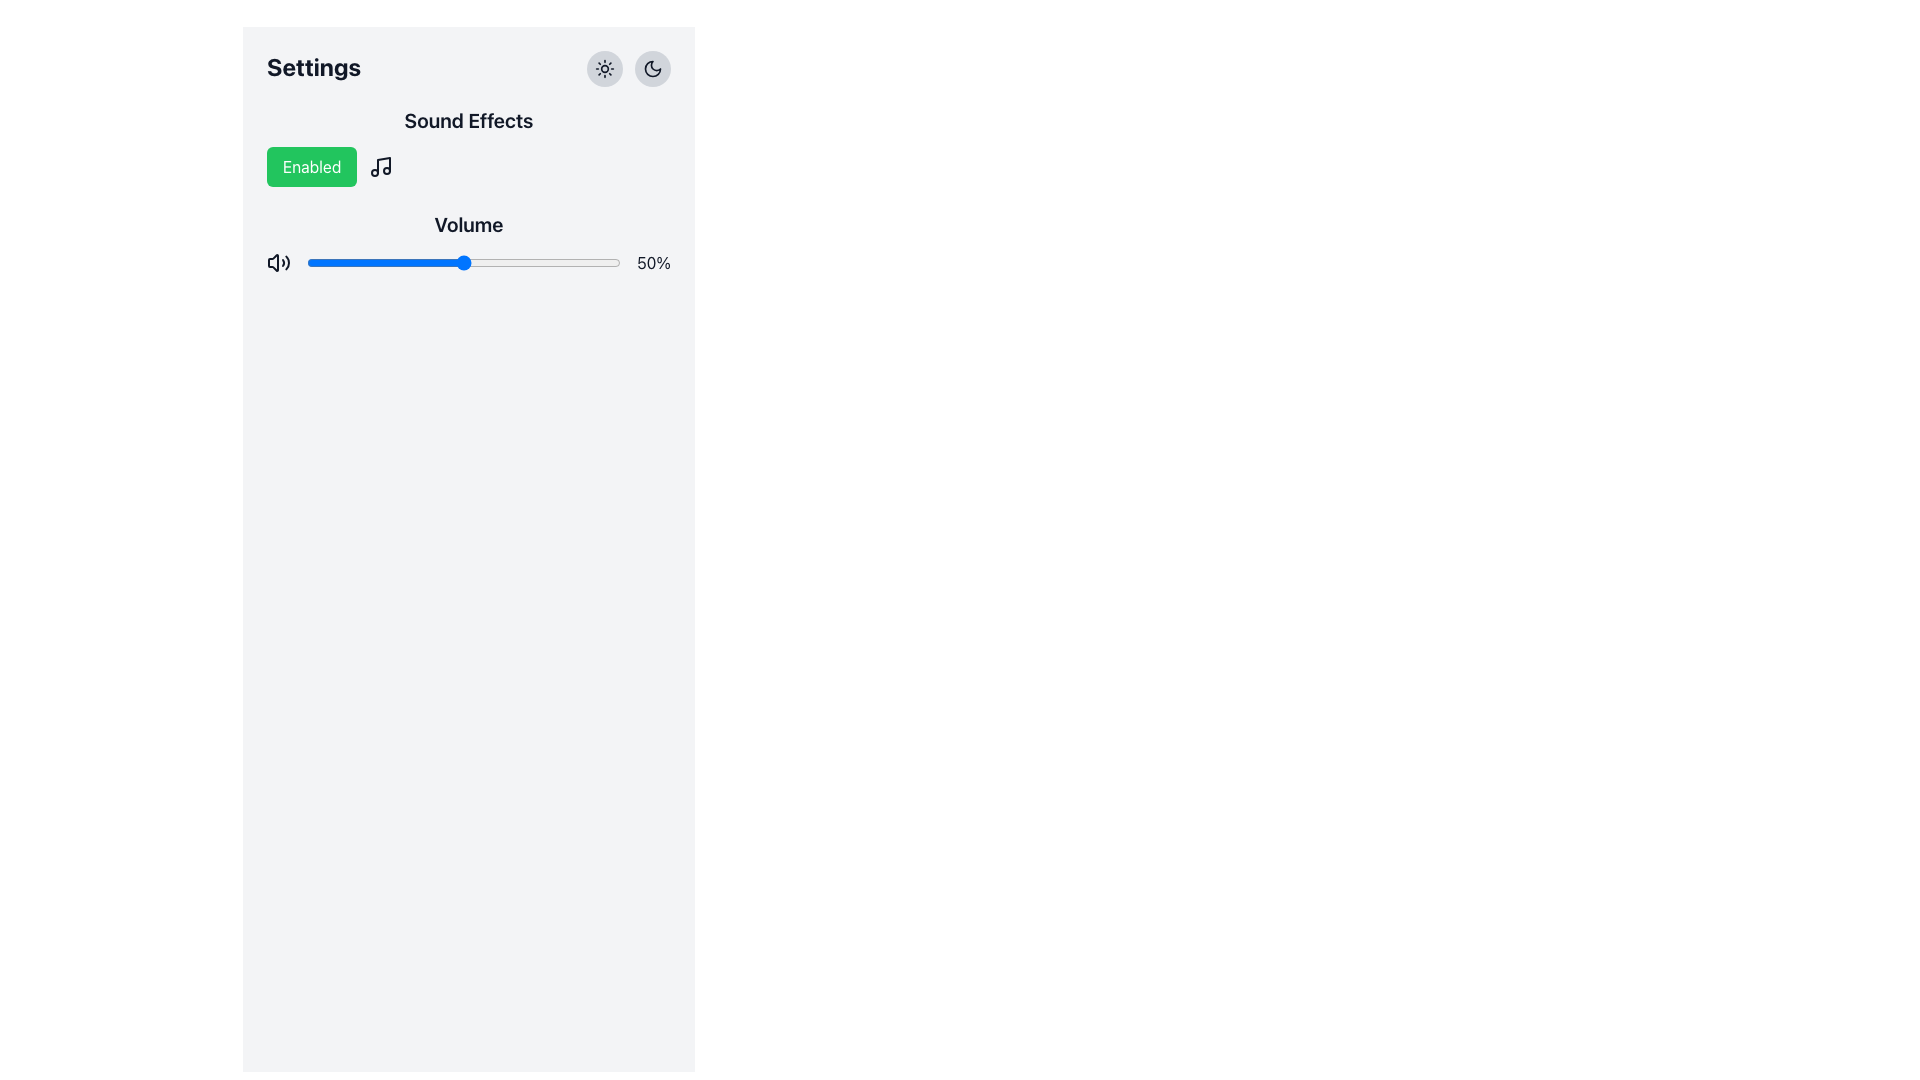 This screenshot has height=1080, width=1920. I want to click on the Light Mode toggle icon, which is a circular button located in the top right corner of the settings interface, so click(603, 68).